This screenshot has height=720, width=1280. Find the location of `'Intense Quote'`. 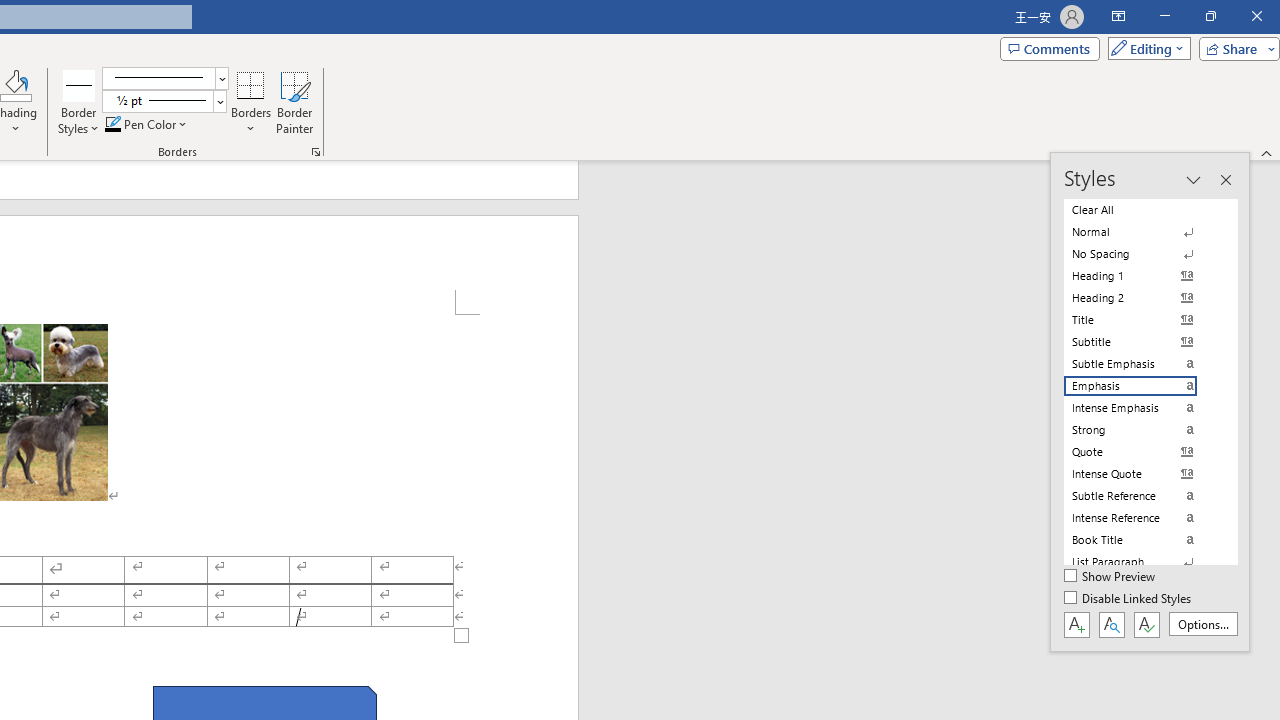

'Intense Quote' is located at coordinates (1142, 474).